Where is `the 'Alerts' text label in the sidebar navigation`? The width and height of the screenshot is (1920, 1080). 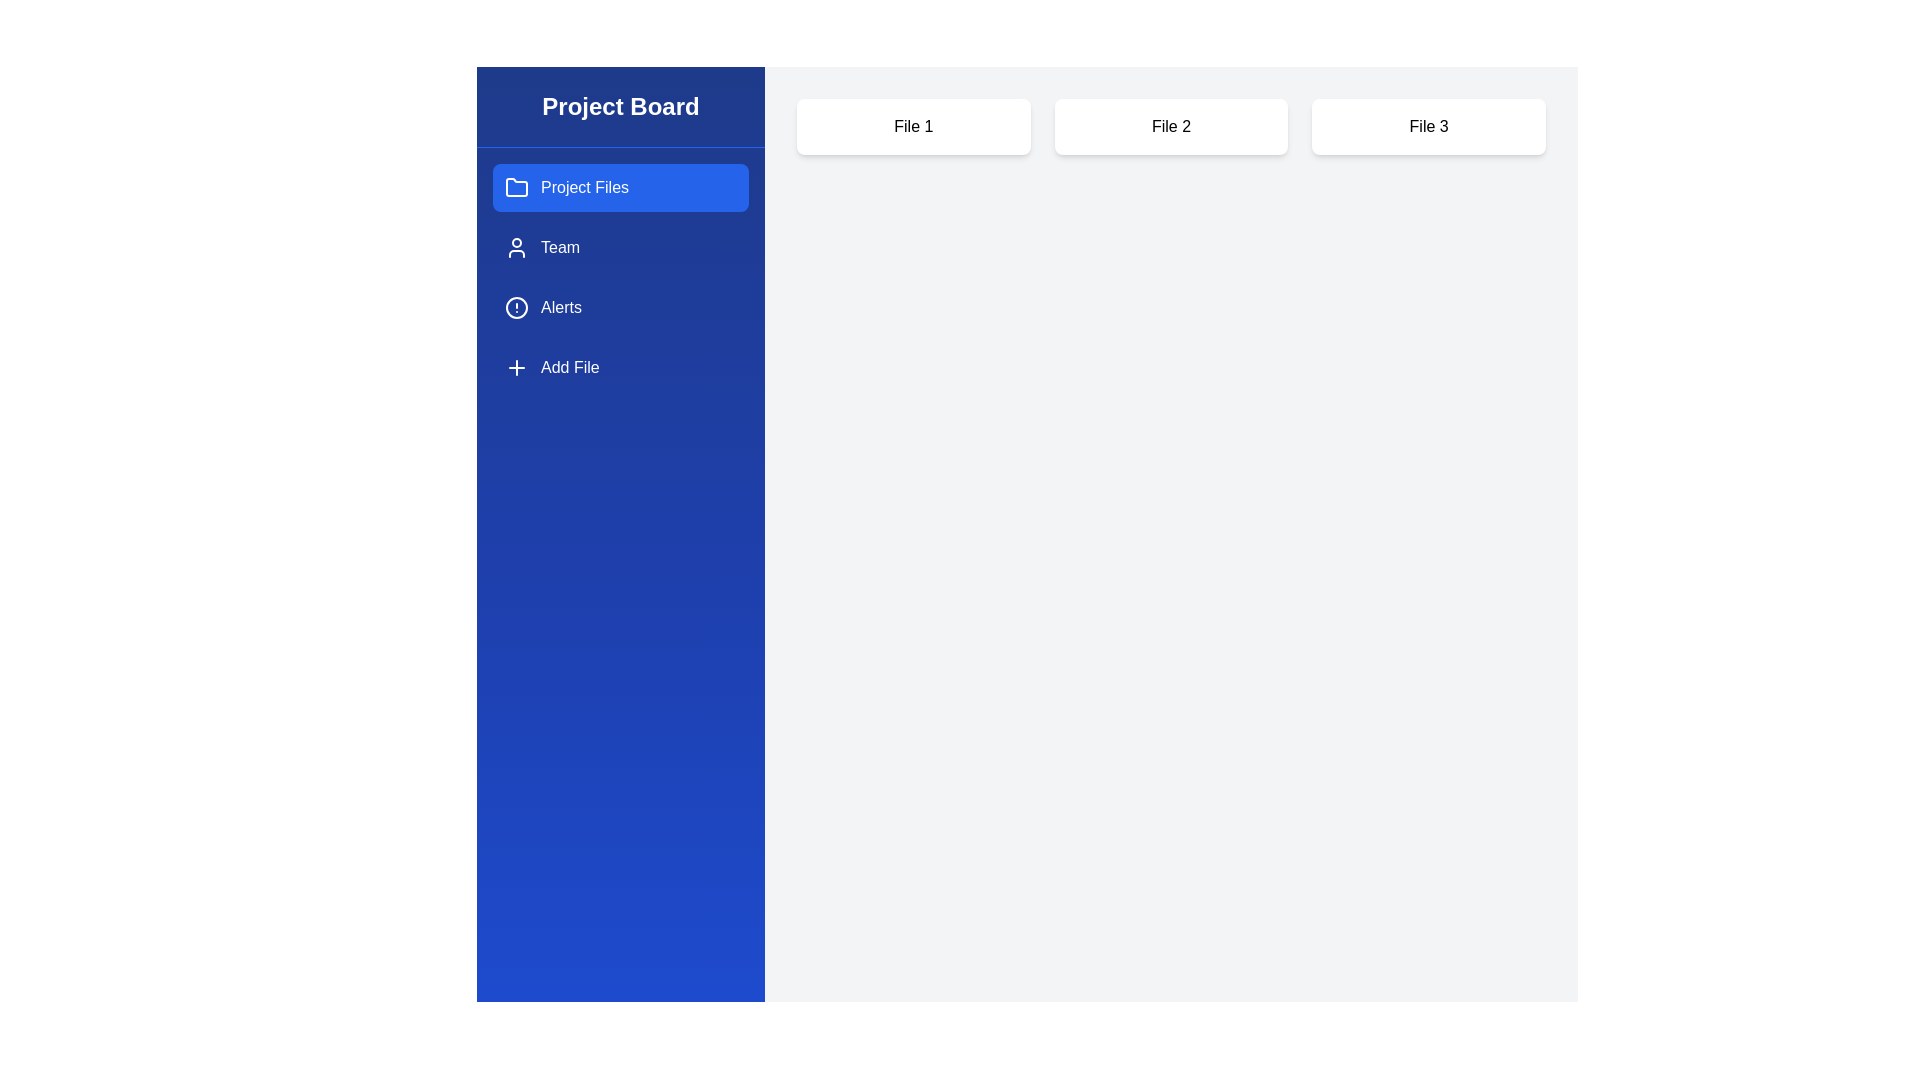 the 'Alerts' text label in the sidebar navigation is located at coordinates (560, 308).